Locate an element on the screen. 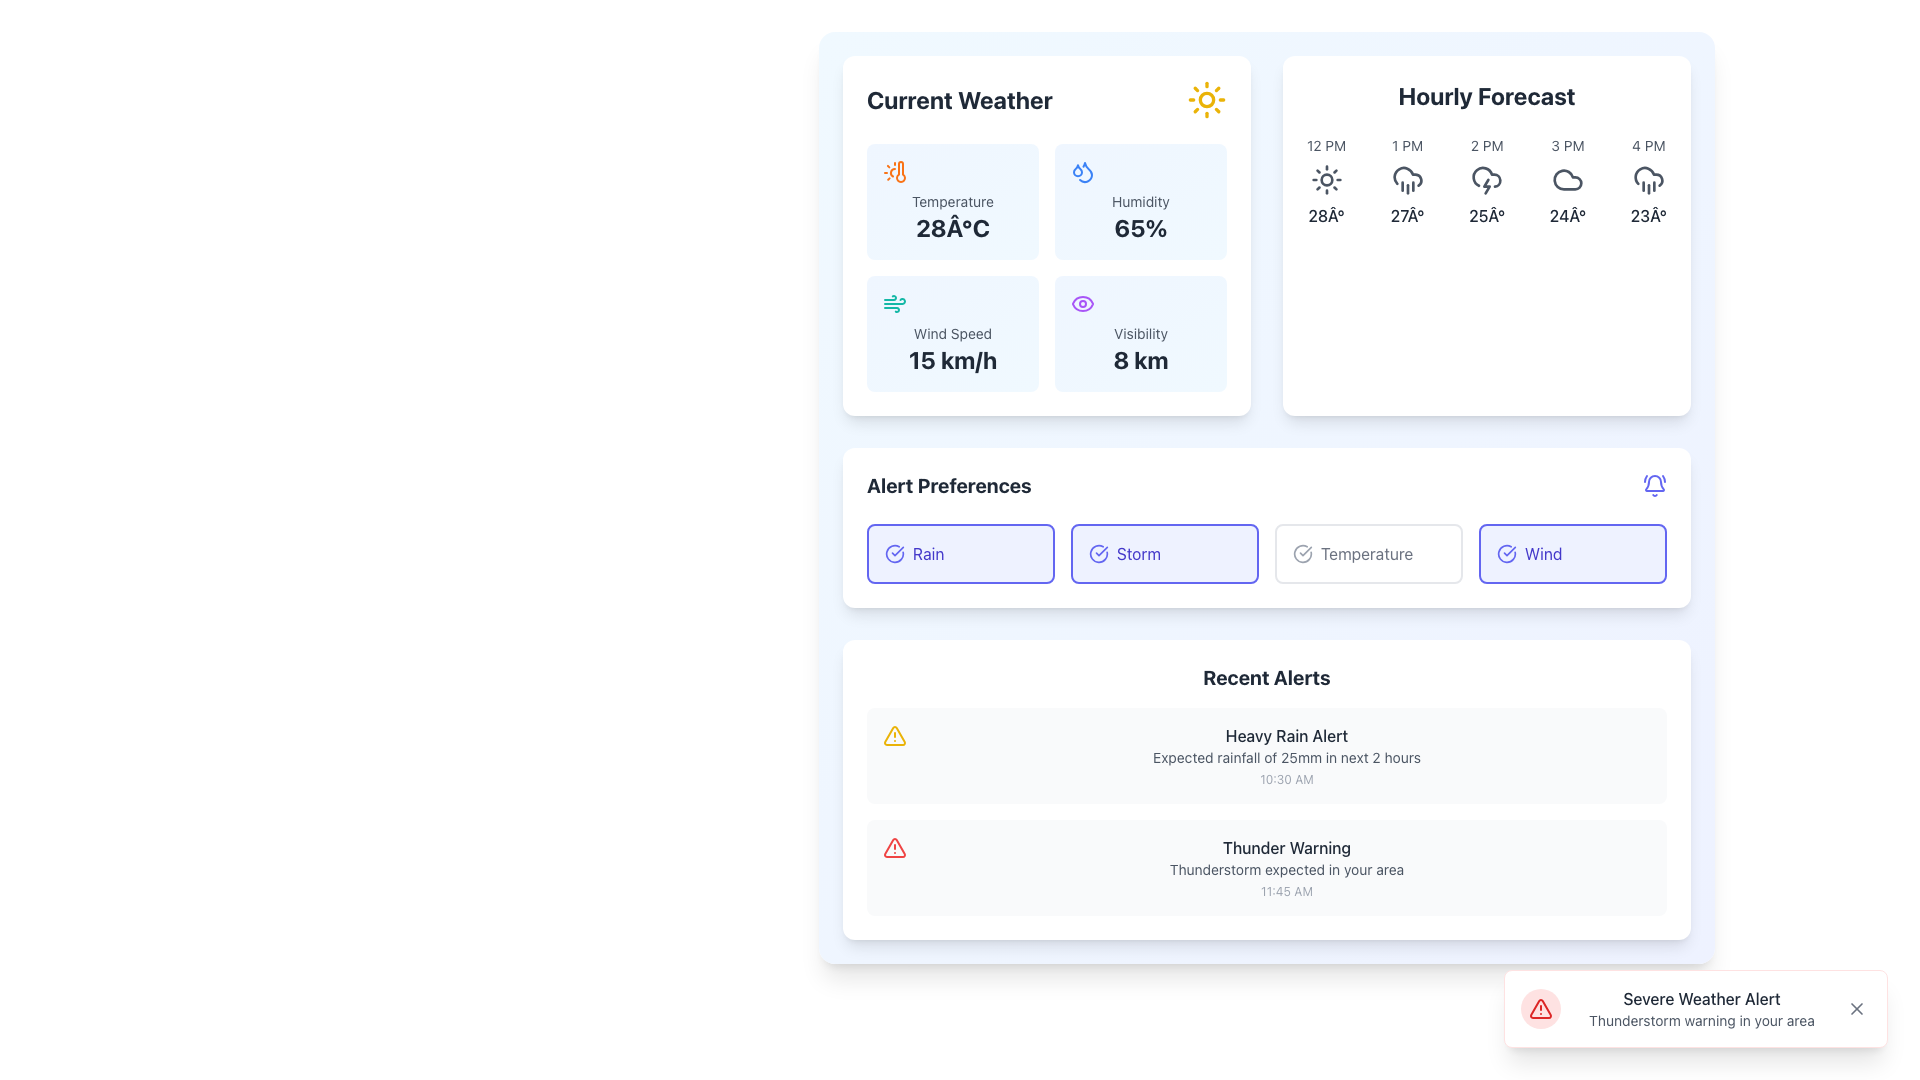 The width and height of the screenshot is (1920, 1080). the 'Recent Alerts' heading to identify the section's purpose is located at coordinates (1266, 677).